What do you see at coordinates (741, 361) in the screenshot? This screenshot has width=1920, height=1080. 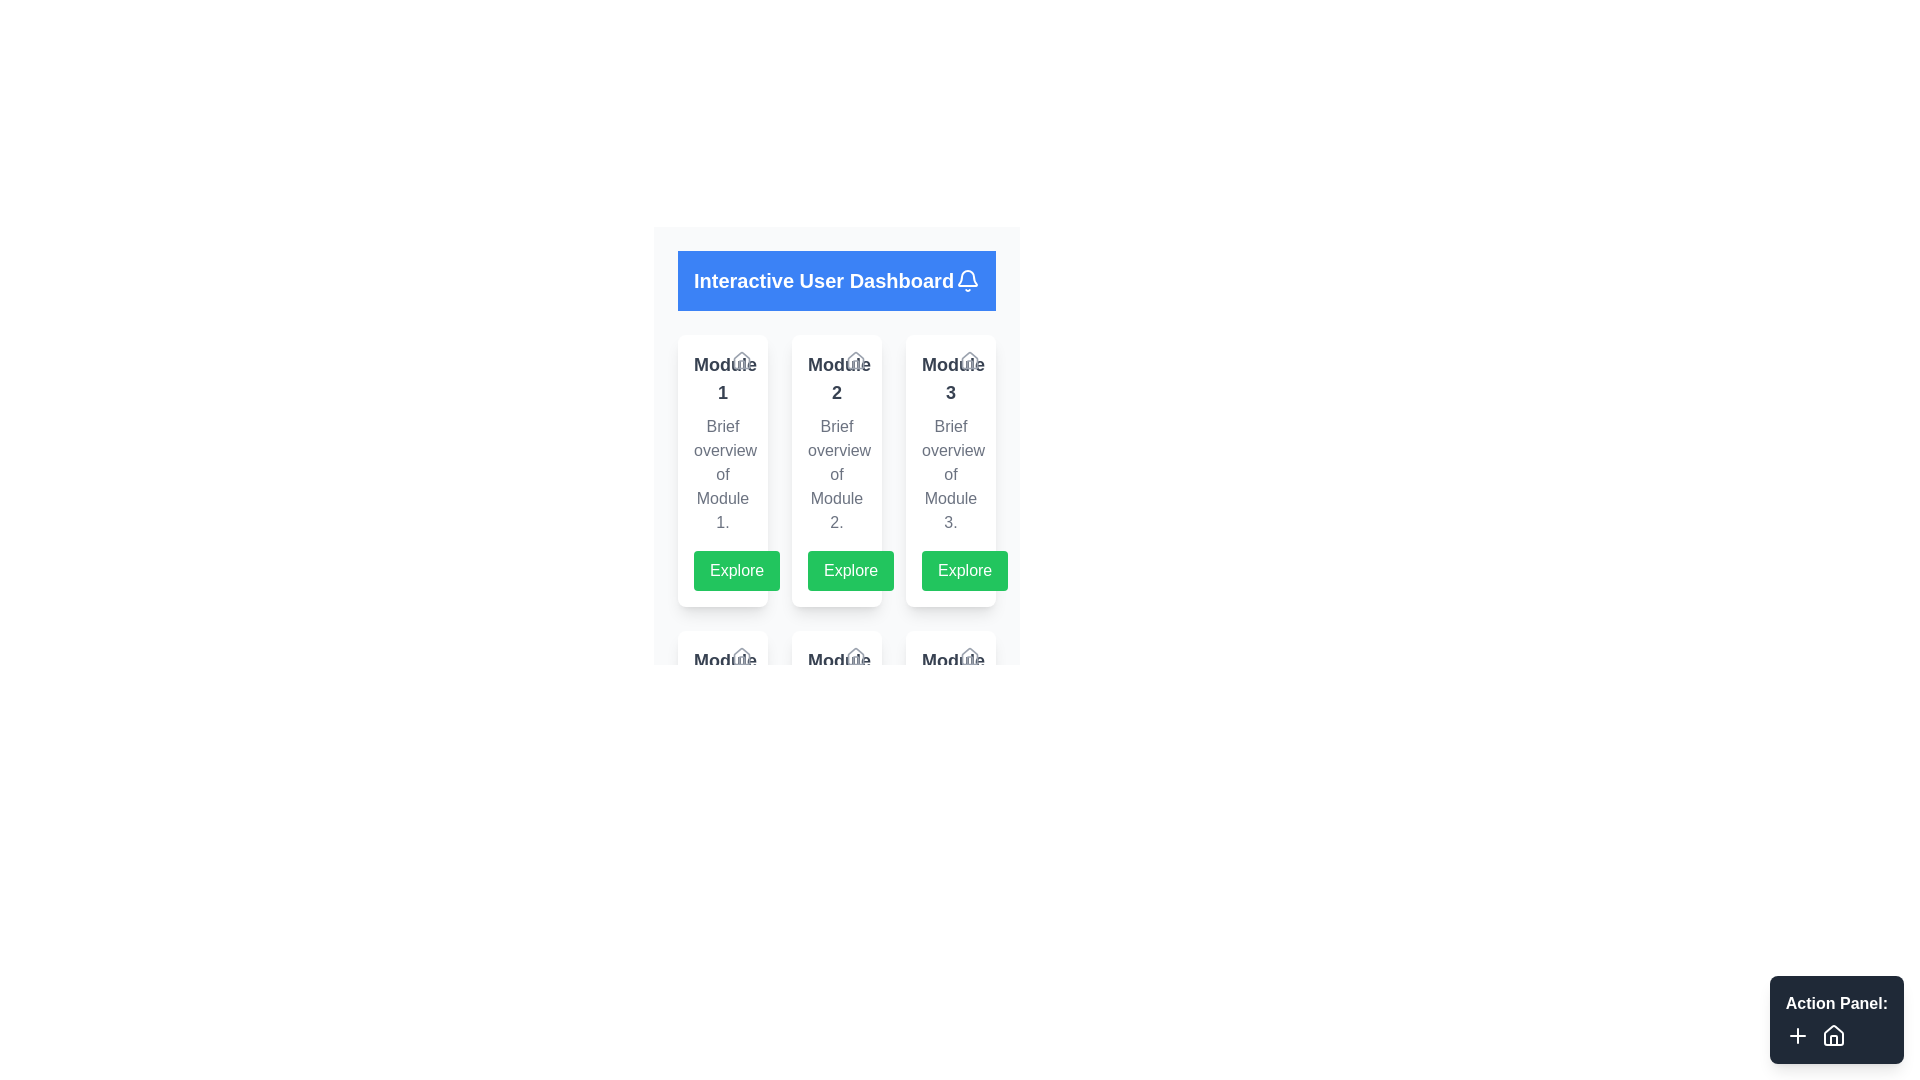 I see `the home-related icon located in the upper-right corner of the 'Module 1' card` at bounding box center [741, 361].